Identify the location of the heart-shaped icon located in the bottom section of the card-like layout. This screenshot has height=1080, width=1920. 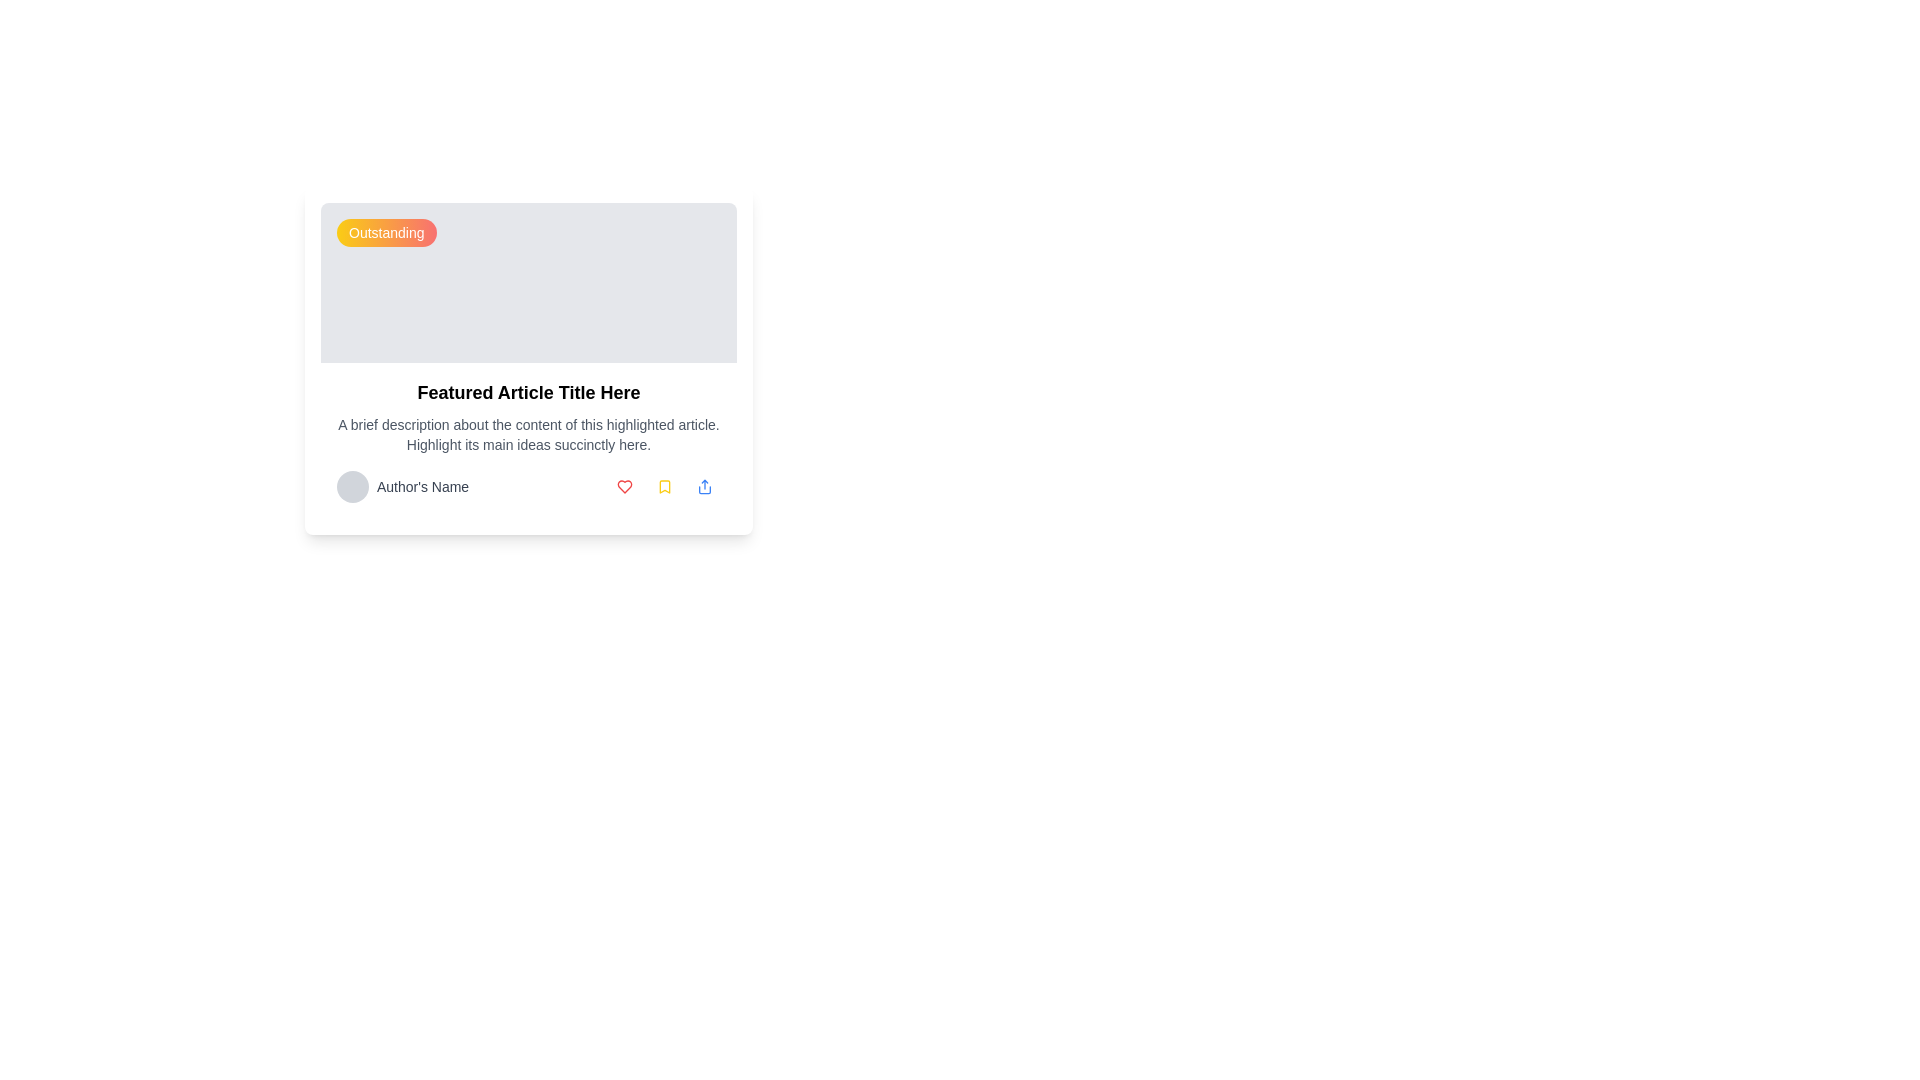
(623, 486).